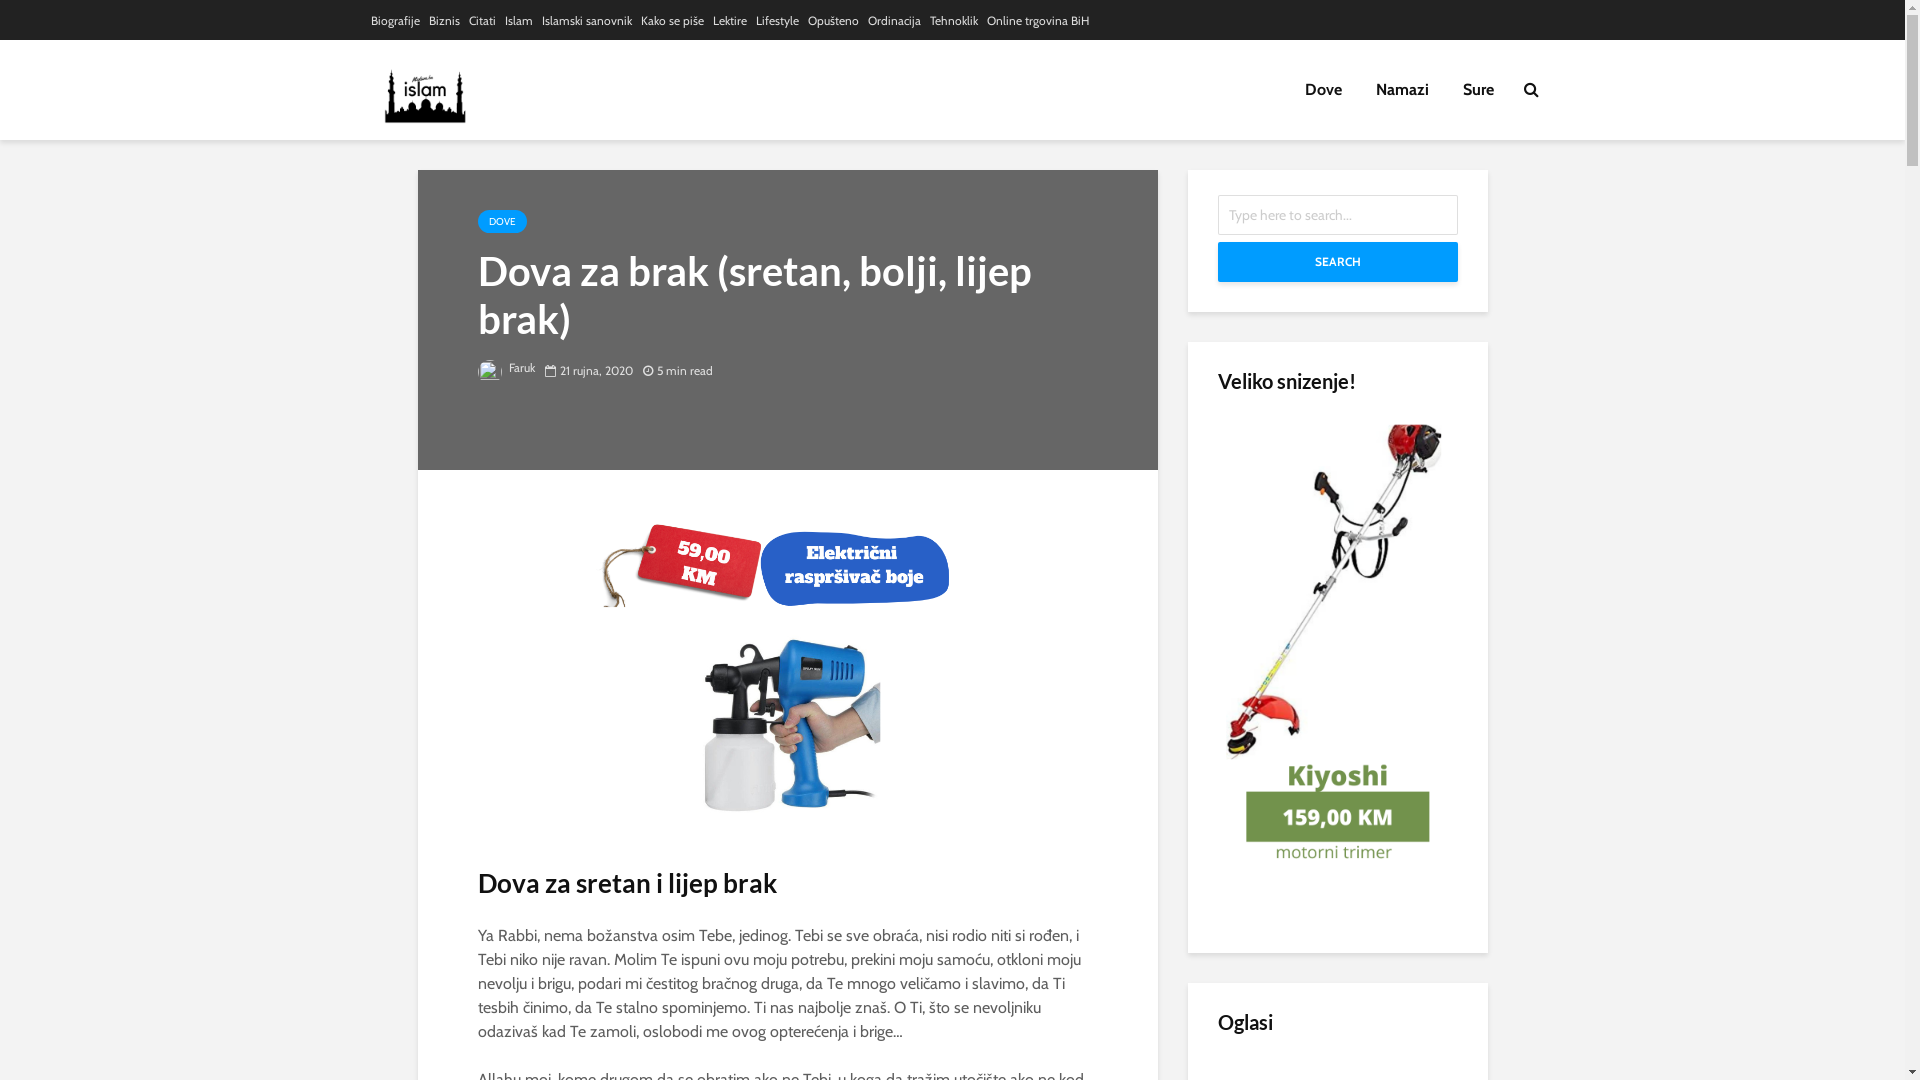 The width and height of the screenshot is (1920, 1080). What do you see at coordinates (394, 20) in the screenshot?
I see `'Biografije'` at bounding box center [394, 20].